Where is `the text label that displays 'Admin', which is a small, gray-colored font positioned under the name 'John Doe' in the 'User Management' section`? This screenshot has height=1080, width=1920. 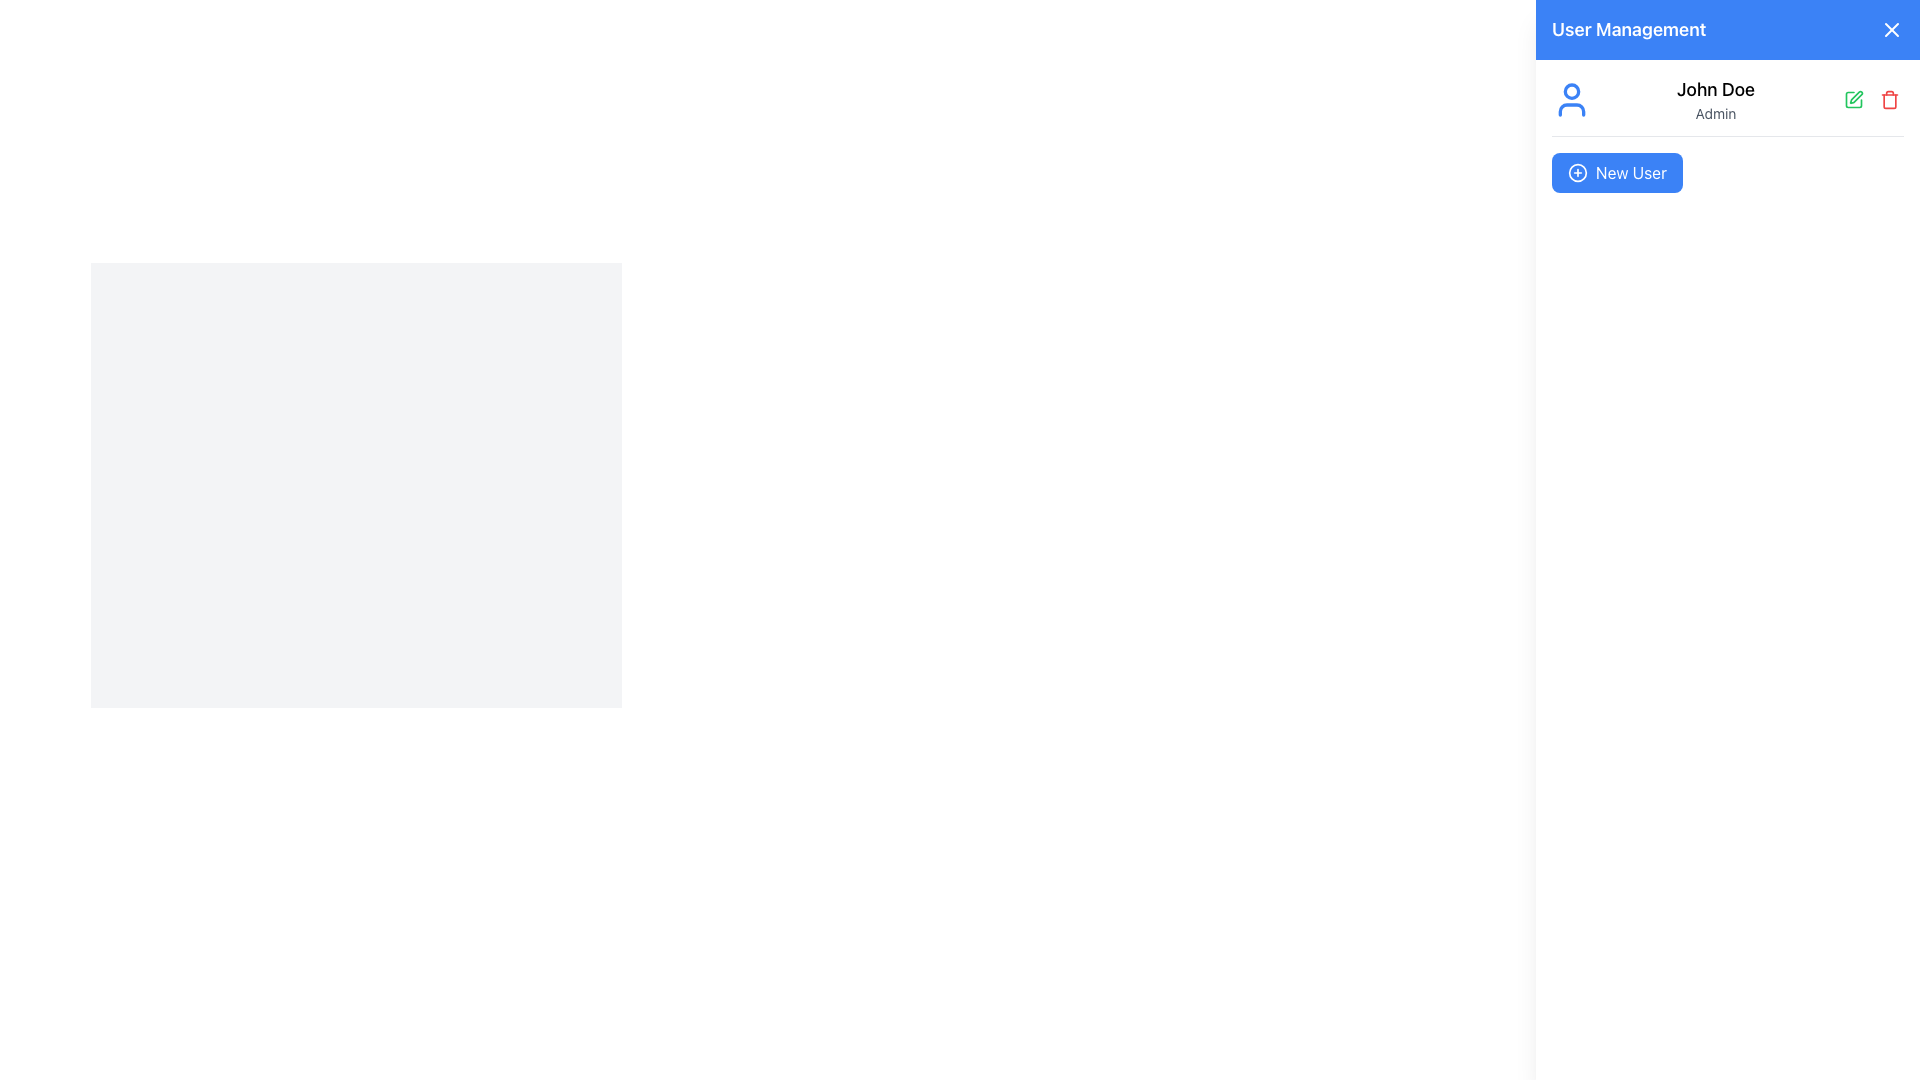
the text label that displays 'Admin', which is a small, gray-colored font positioned under the name 'John Doe' in the 'User Management' section is located at coordinates (1715, 114).